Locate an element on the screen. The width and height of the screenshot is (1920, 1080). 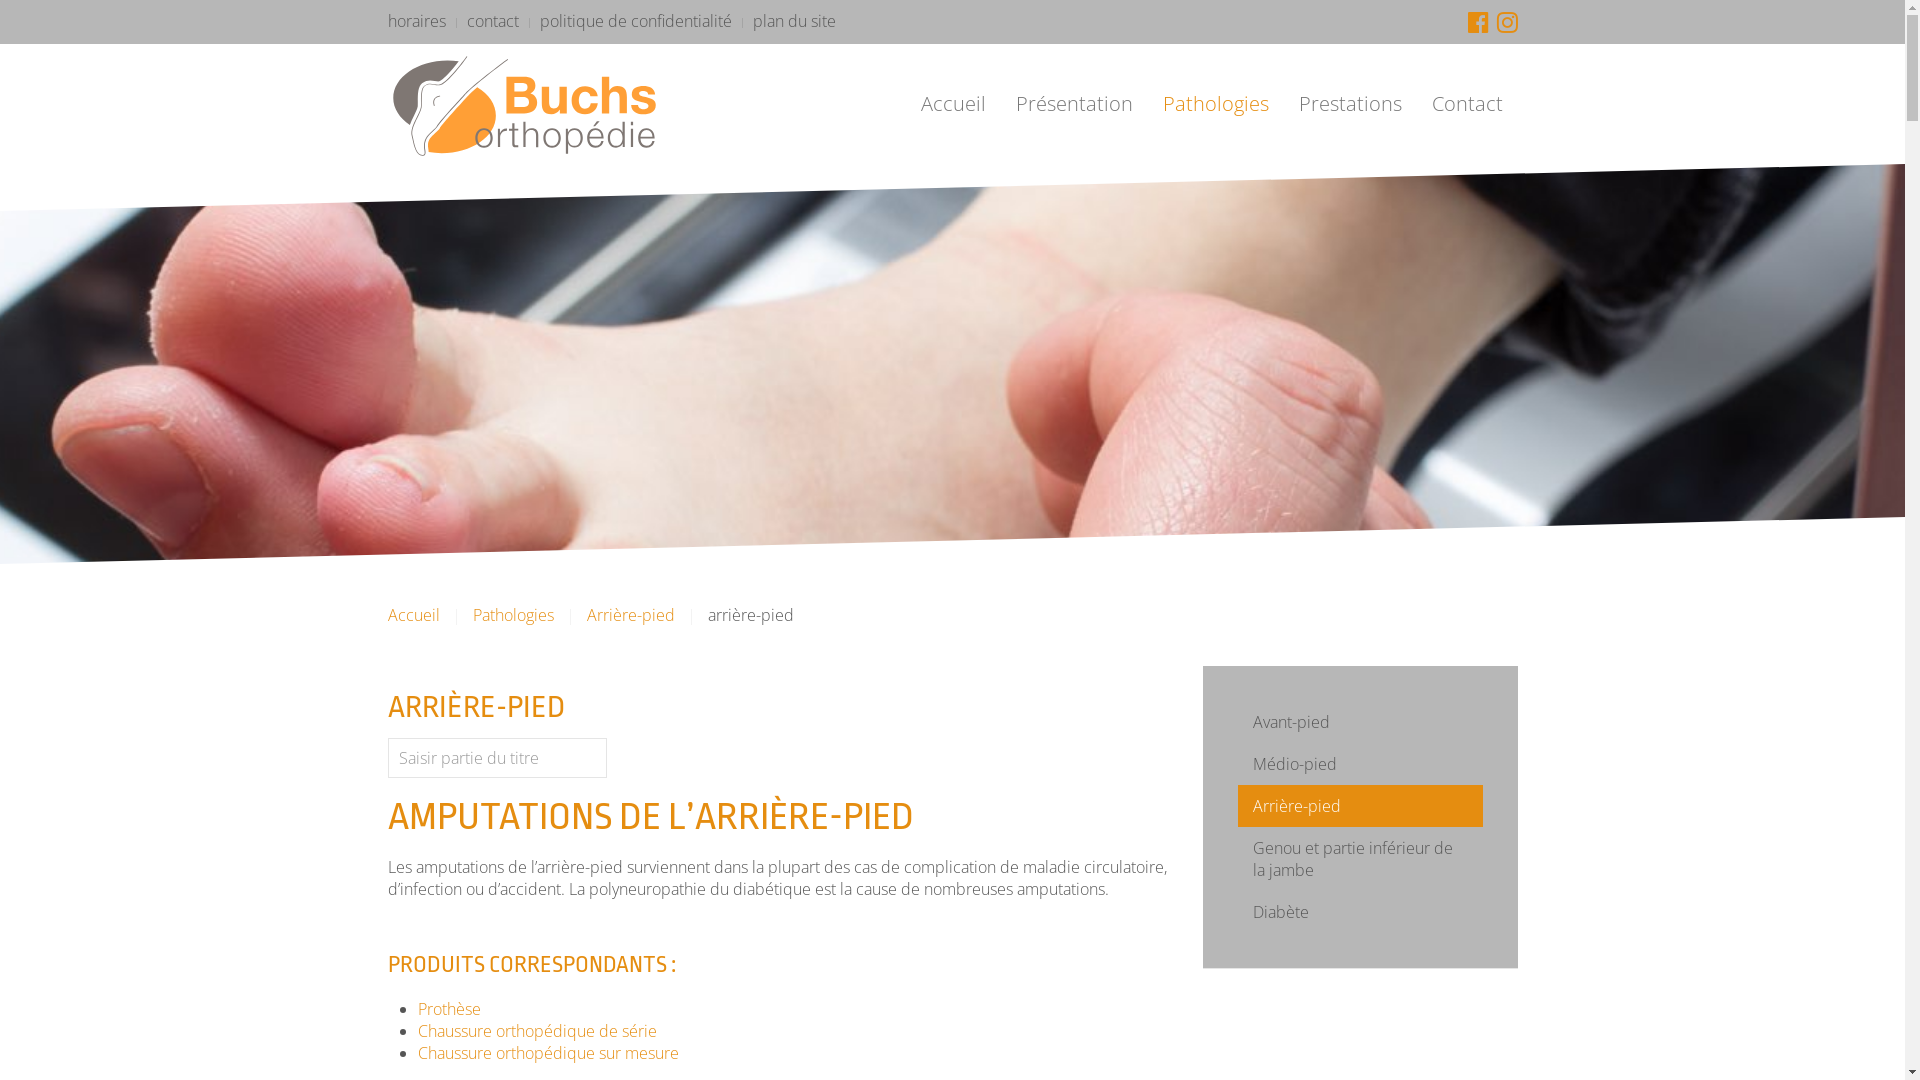
'horaires' is located at coordinates (416, 20).